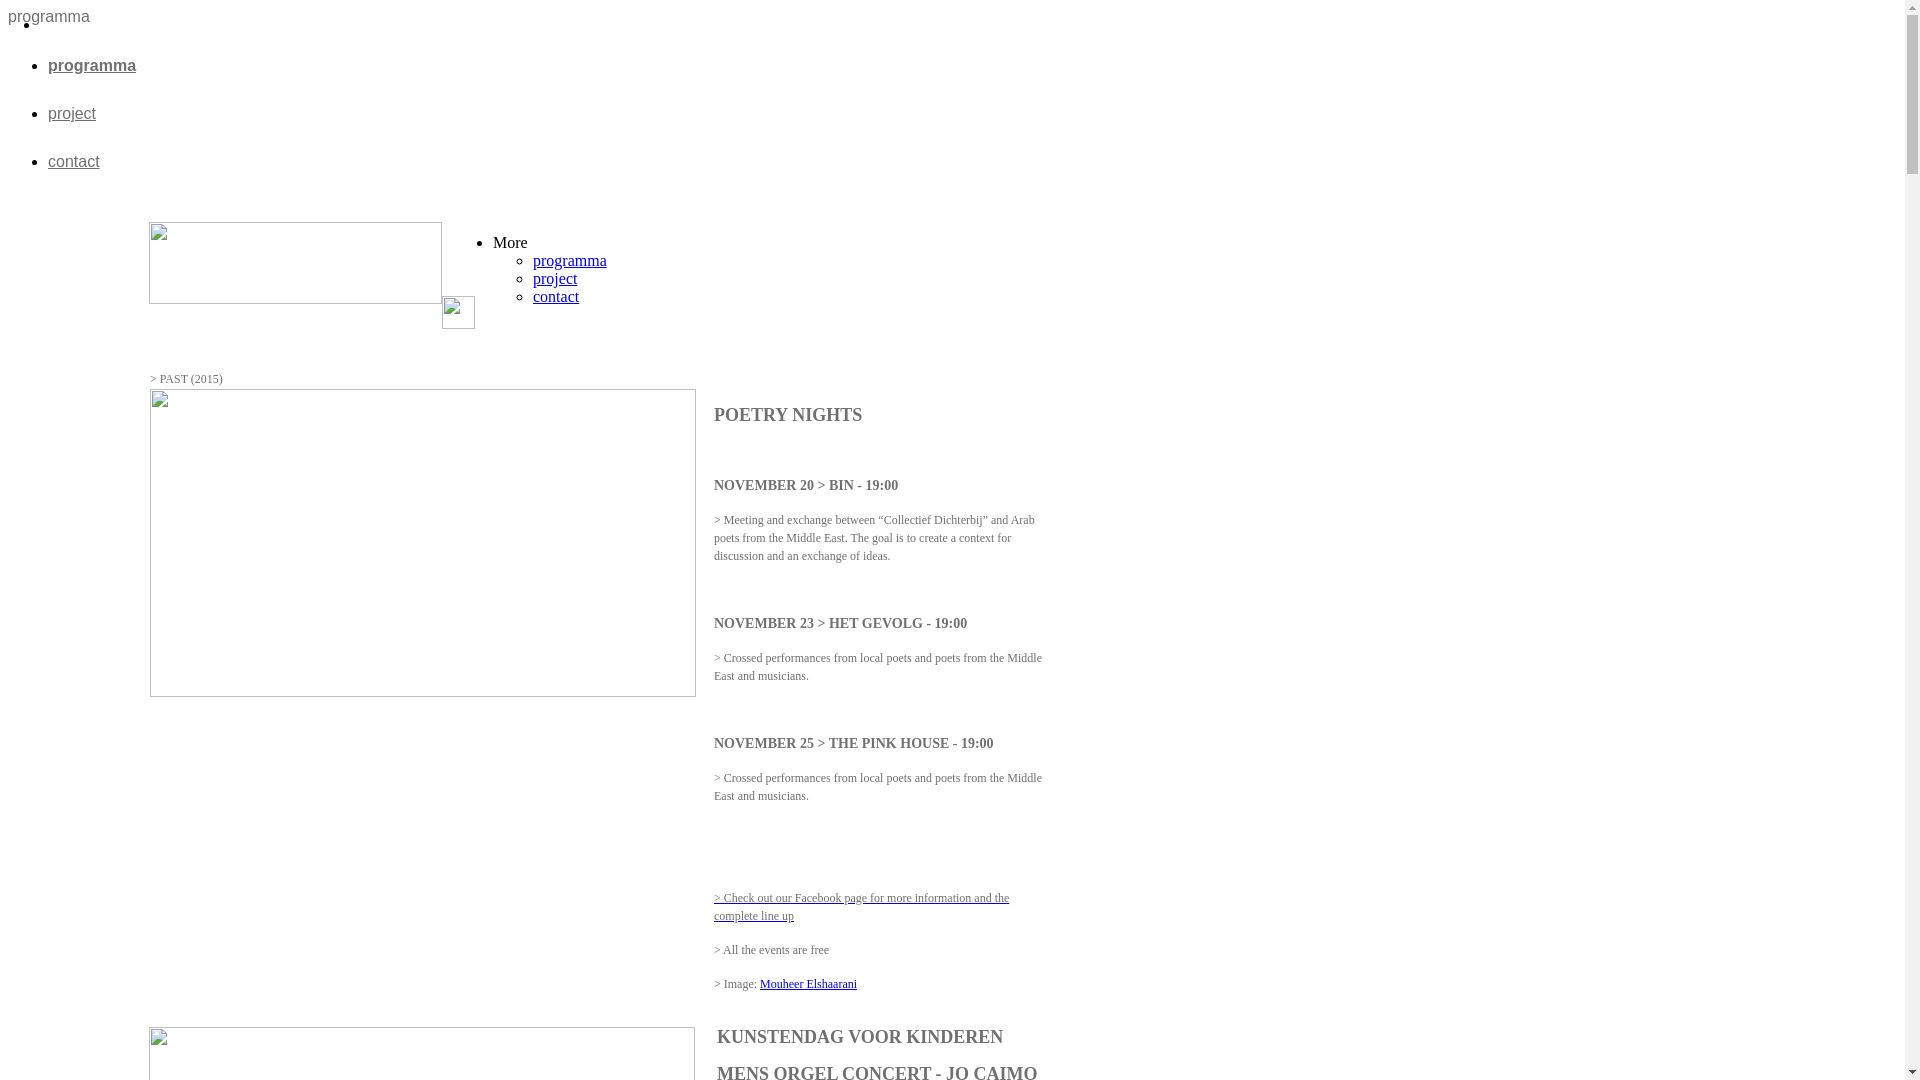 This screenshot has width=1920, height=1080. Describe the element at coordinates (73, 160) in the screenshot. I see `'contact'` at that location.